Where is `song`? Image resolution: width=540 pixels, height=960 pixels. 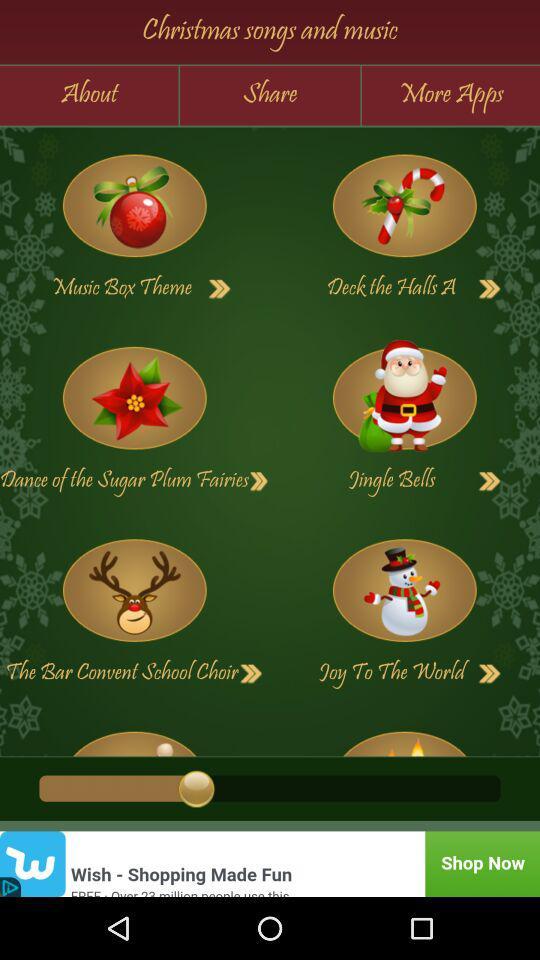
song is located at coordinates (489, 673).